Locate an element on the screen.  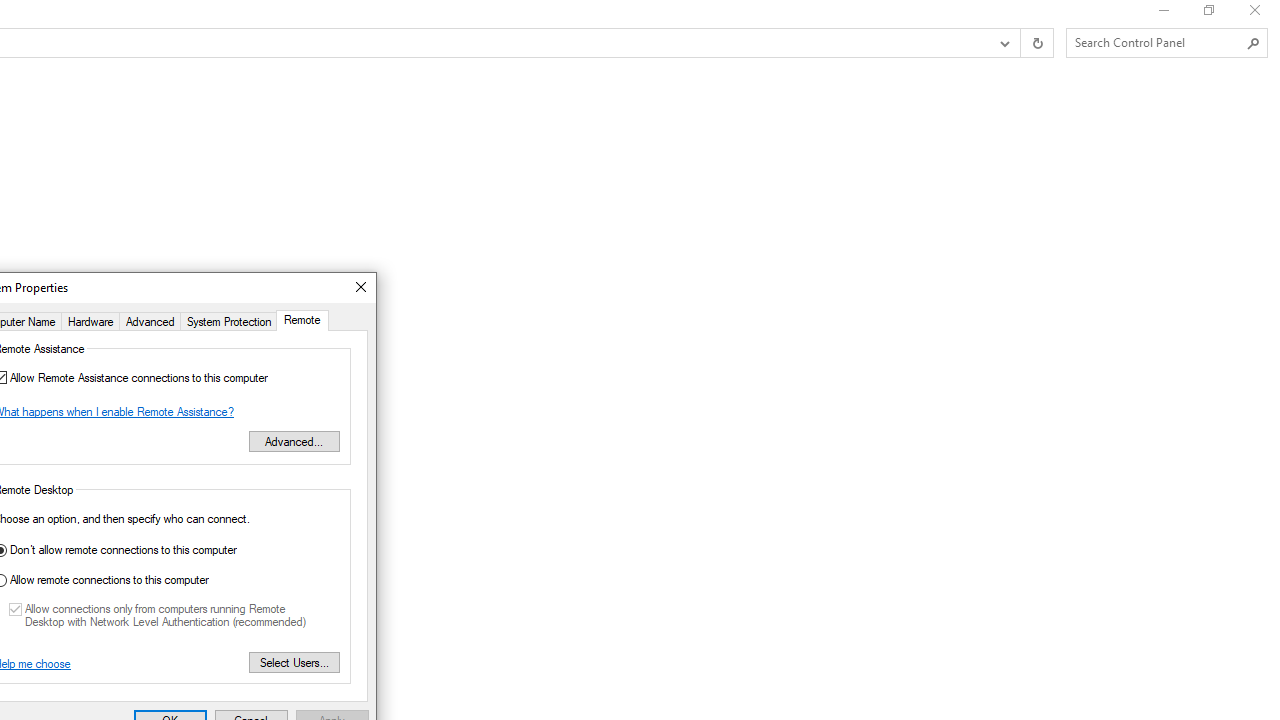
'Close' is located at coordinates (360, 288).